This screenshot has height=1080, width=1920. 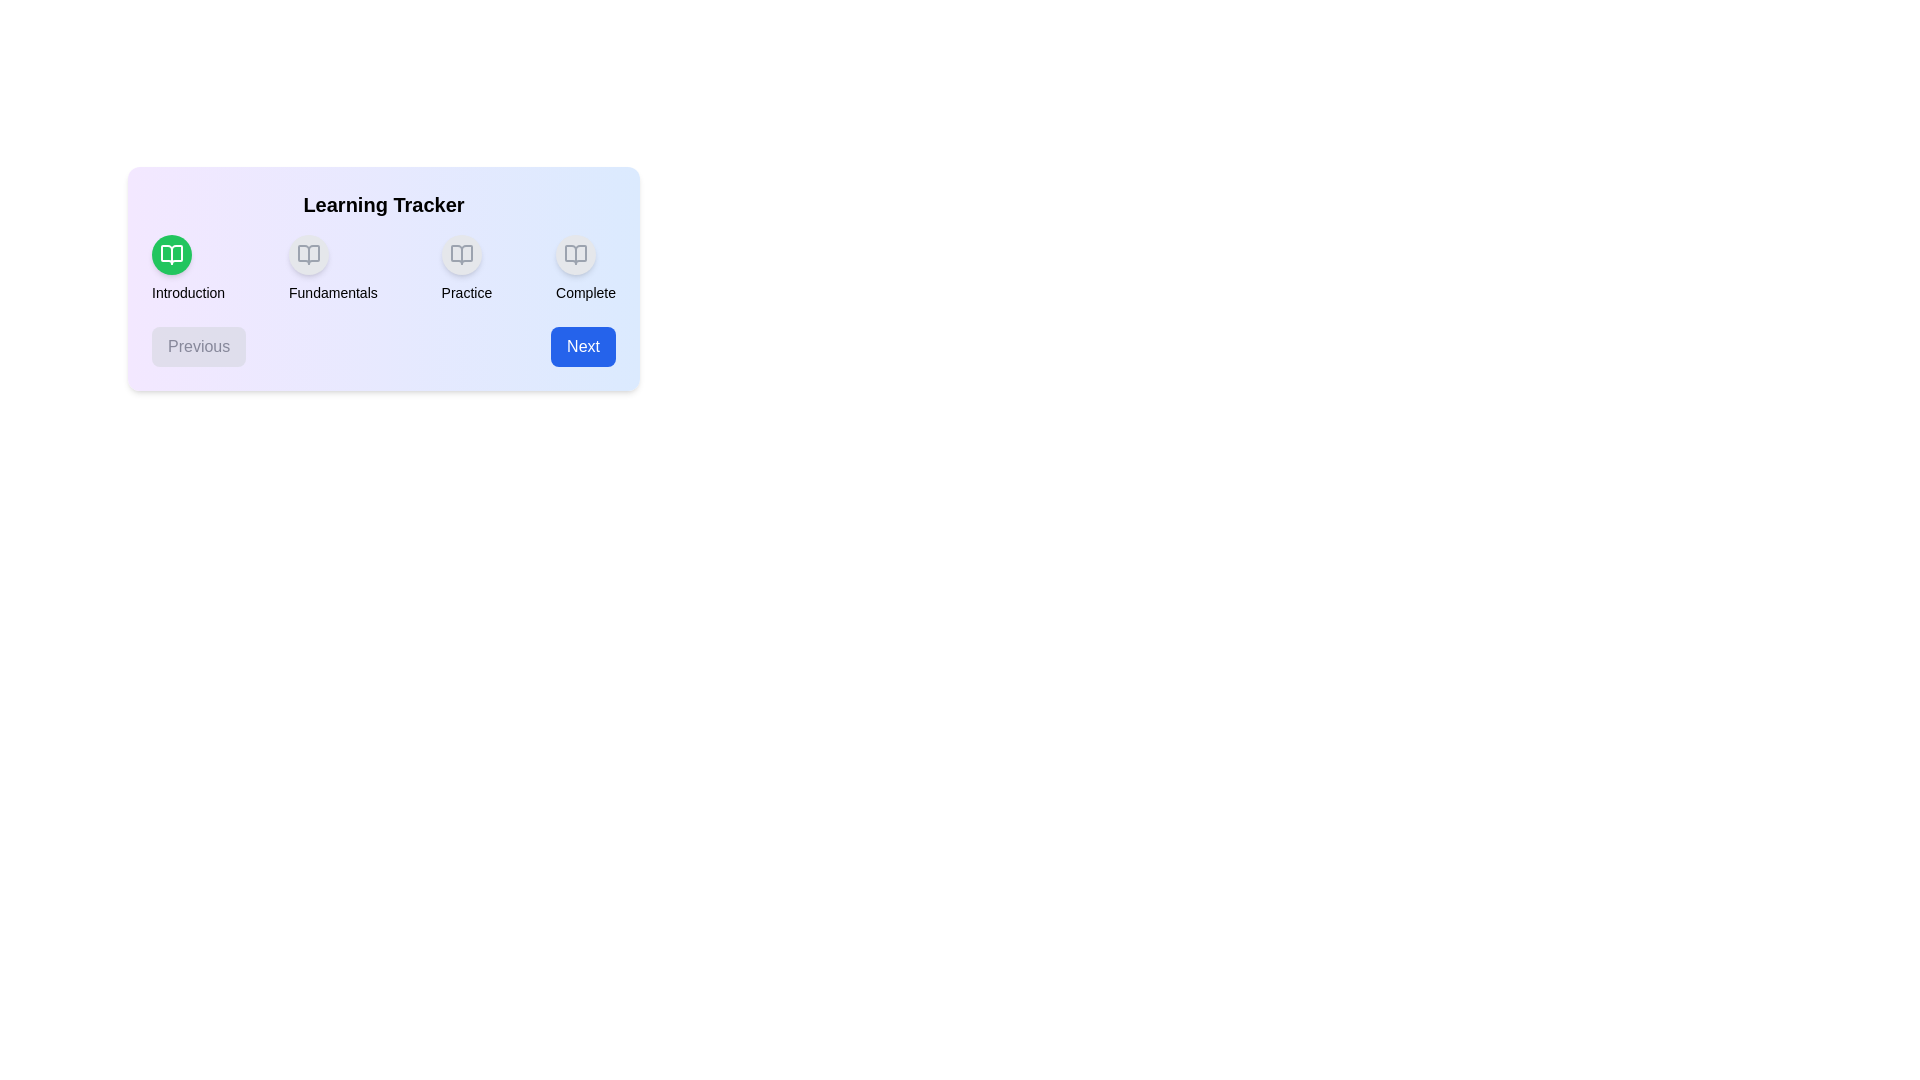 What do you see at coordinates (172, 253) in the screenshot?
I see `the open book icon, which is represented in a minimalist line art style within a green circular background, located in the top-left region of the interface as part of the Learning Tracker module` at bounding box center [172, 253].